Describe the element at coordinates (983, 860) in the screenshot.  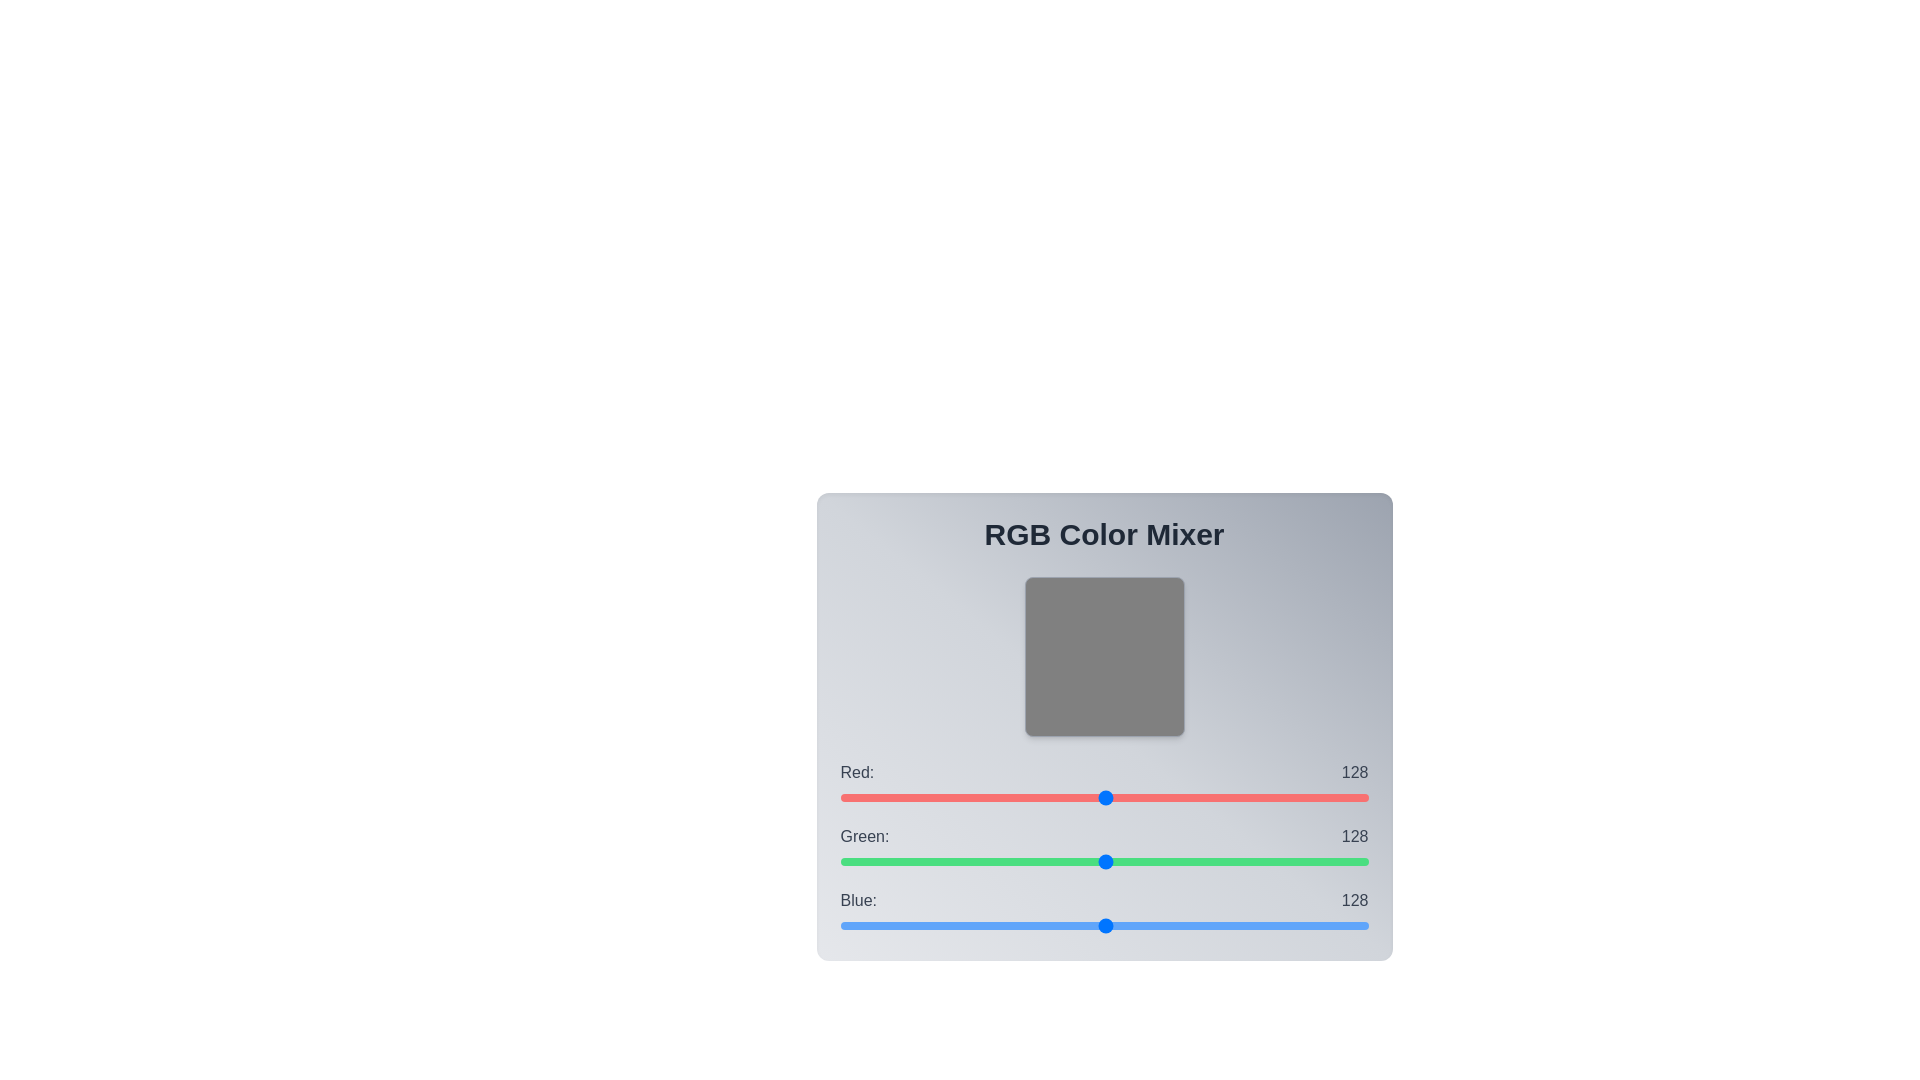
I see `the green slider to set its value to 69` at that location.